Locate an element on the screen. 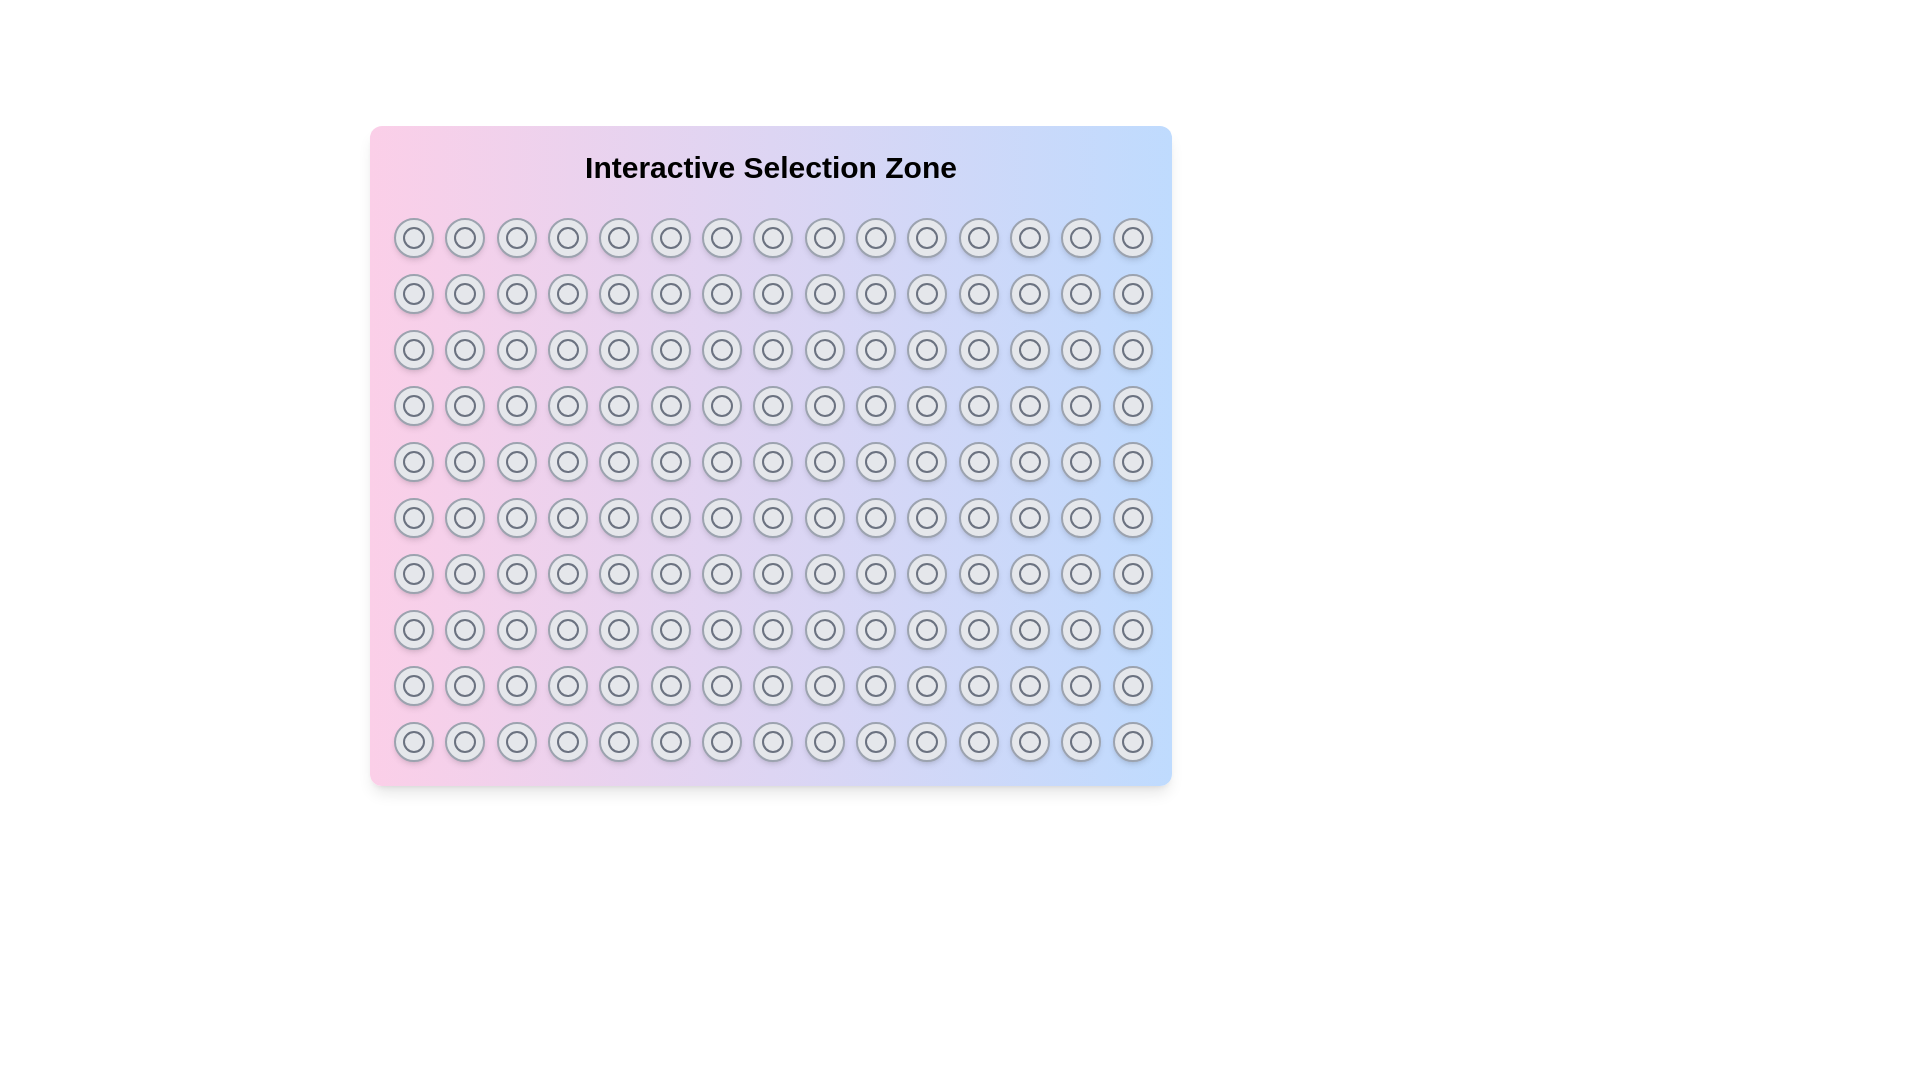  the title of the component, which is located at the center of the component is located at coordinates (770, 167).